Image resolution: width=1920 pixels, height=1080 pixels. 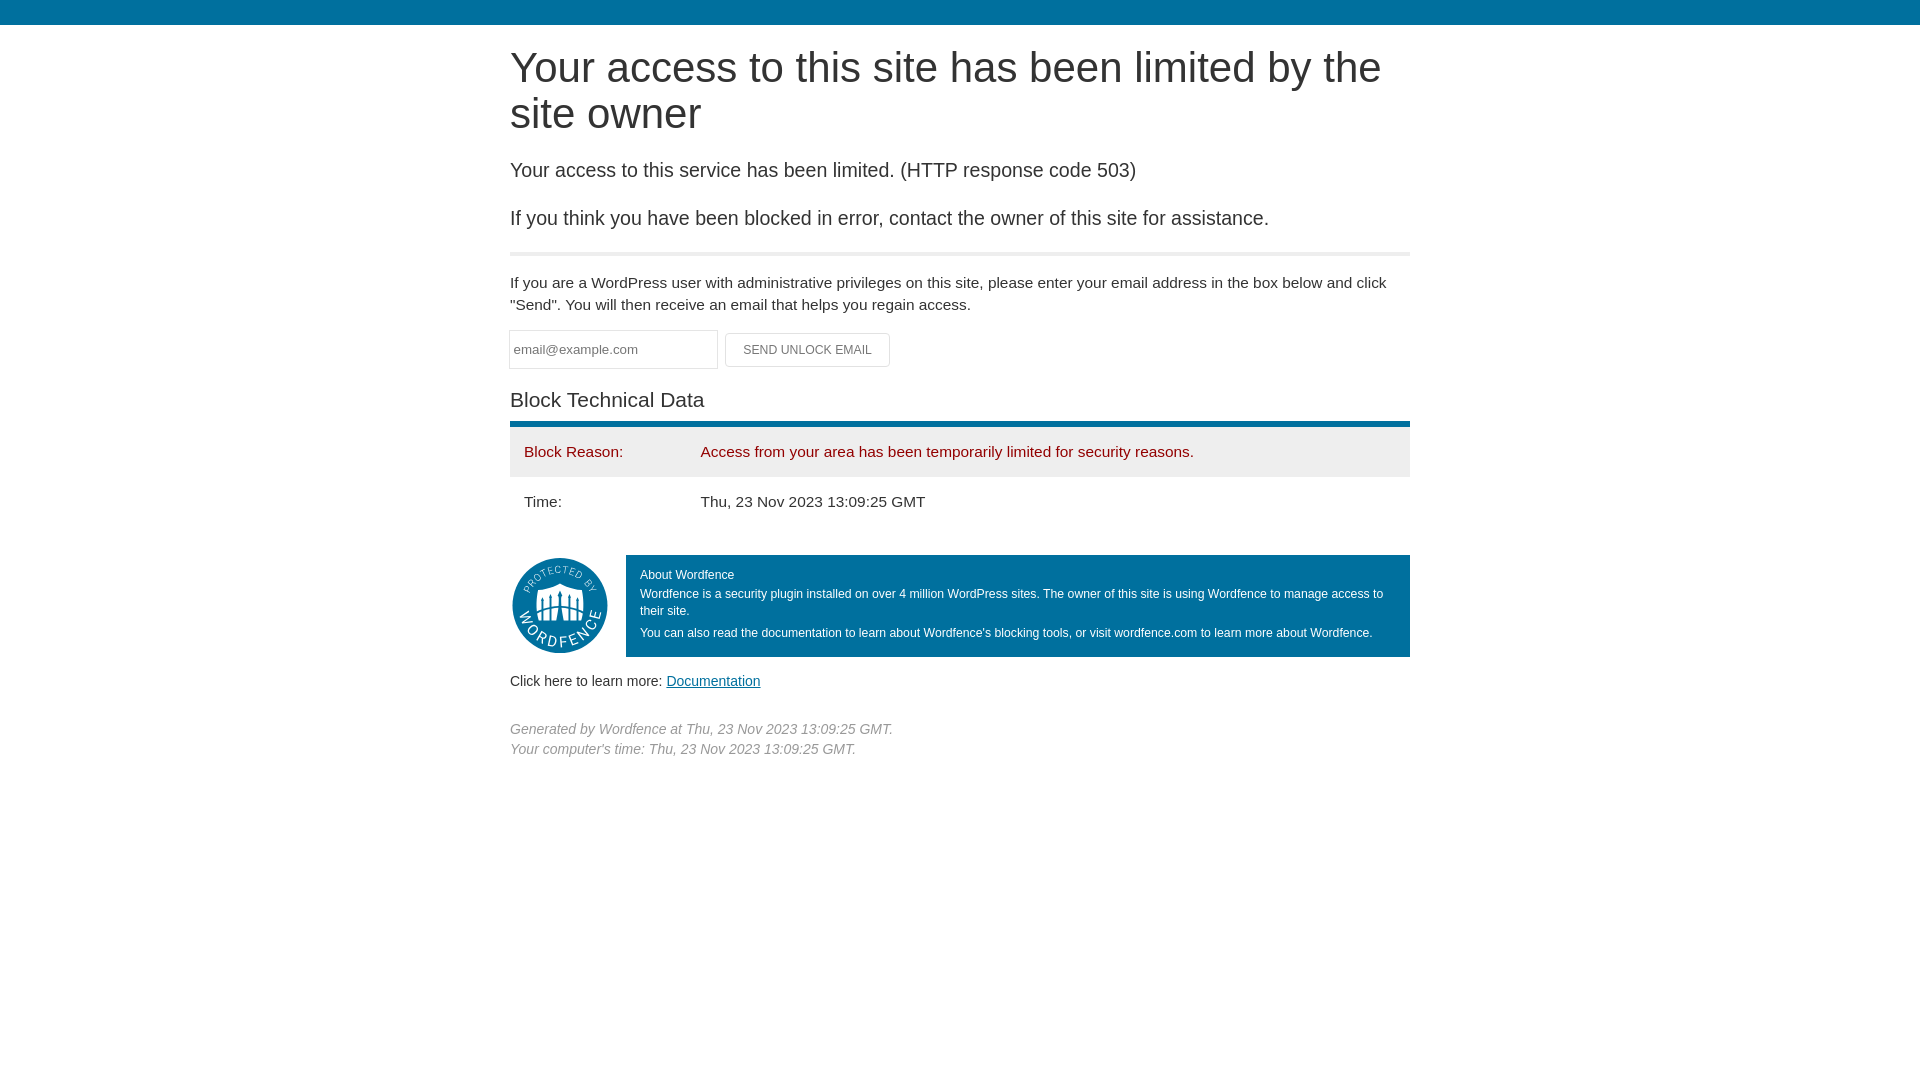 I want to click on 'Documentation', so click(x=713, y=680).